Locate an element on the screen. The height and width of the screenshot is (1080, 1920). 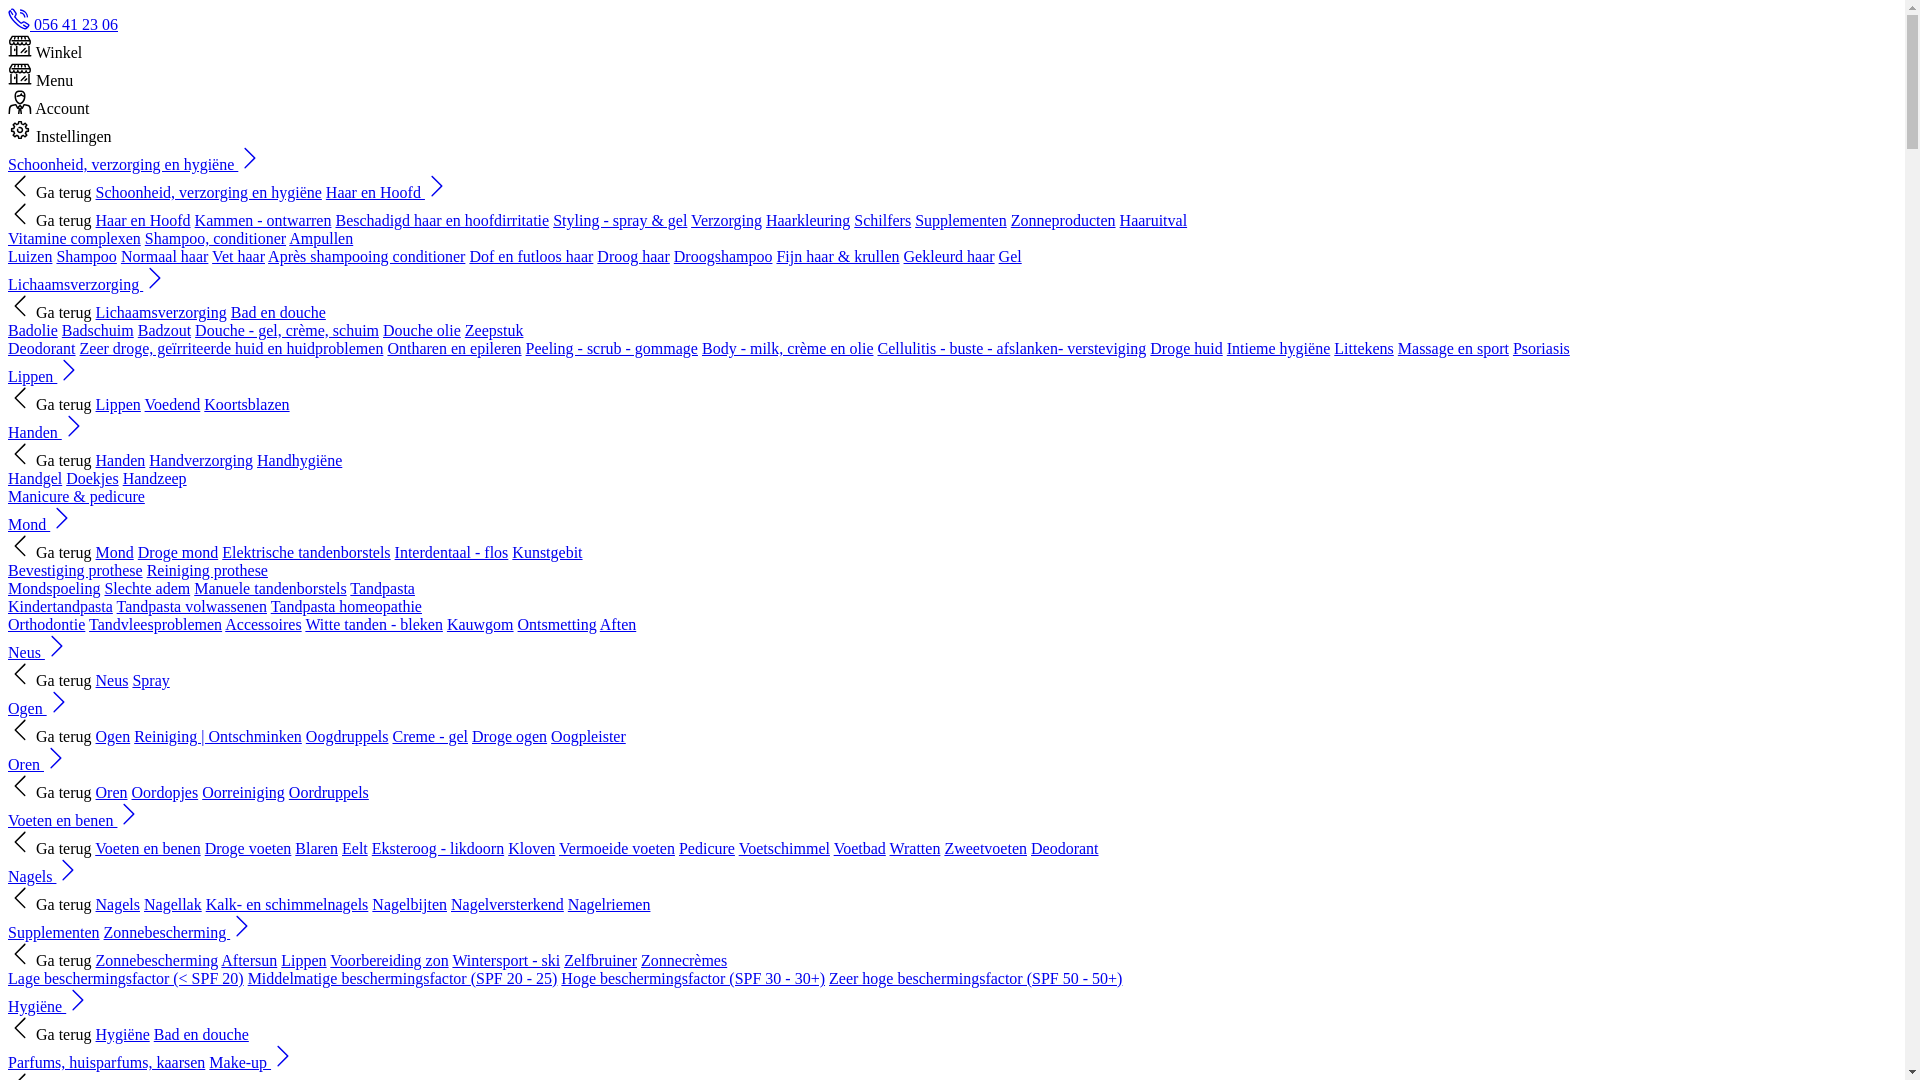
'Vet haar' is located at coordinates (238, 255).